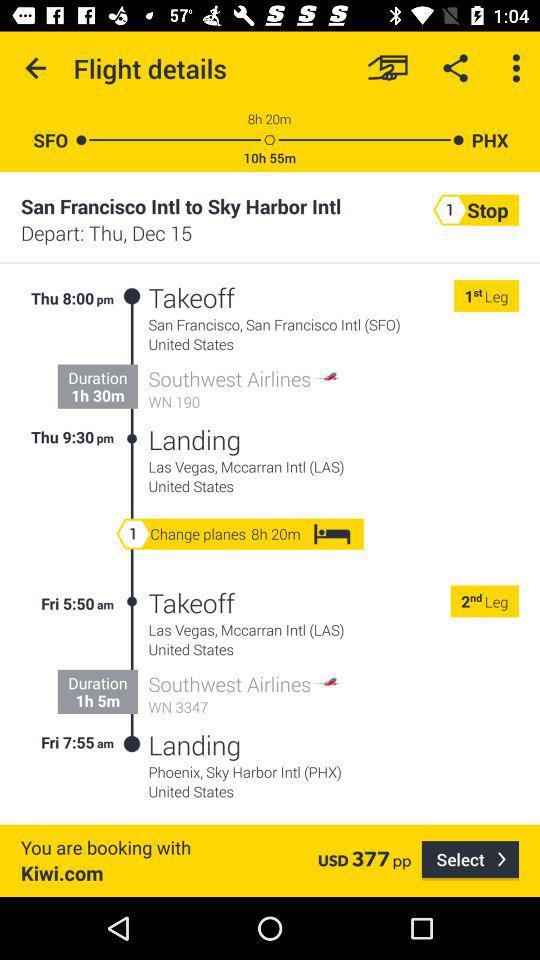 The height and width of the screenshot is (960, 540). Describe the element at coordinates (387, 68) in the screenshot. I see `the item to the right of the flight details icon` at that location.